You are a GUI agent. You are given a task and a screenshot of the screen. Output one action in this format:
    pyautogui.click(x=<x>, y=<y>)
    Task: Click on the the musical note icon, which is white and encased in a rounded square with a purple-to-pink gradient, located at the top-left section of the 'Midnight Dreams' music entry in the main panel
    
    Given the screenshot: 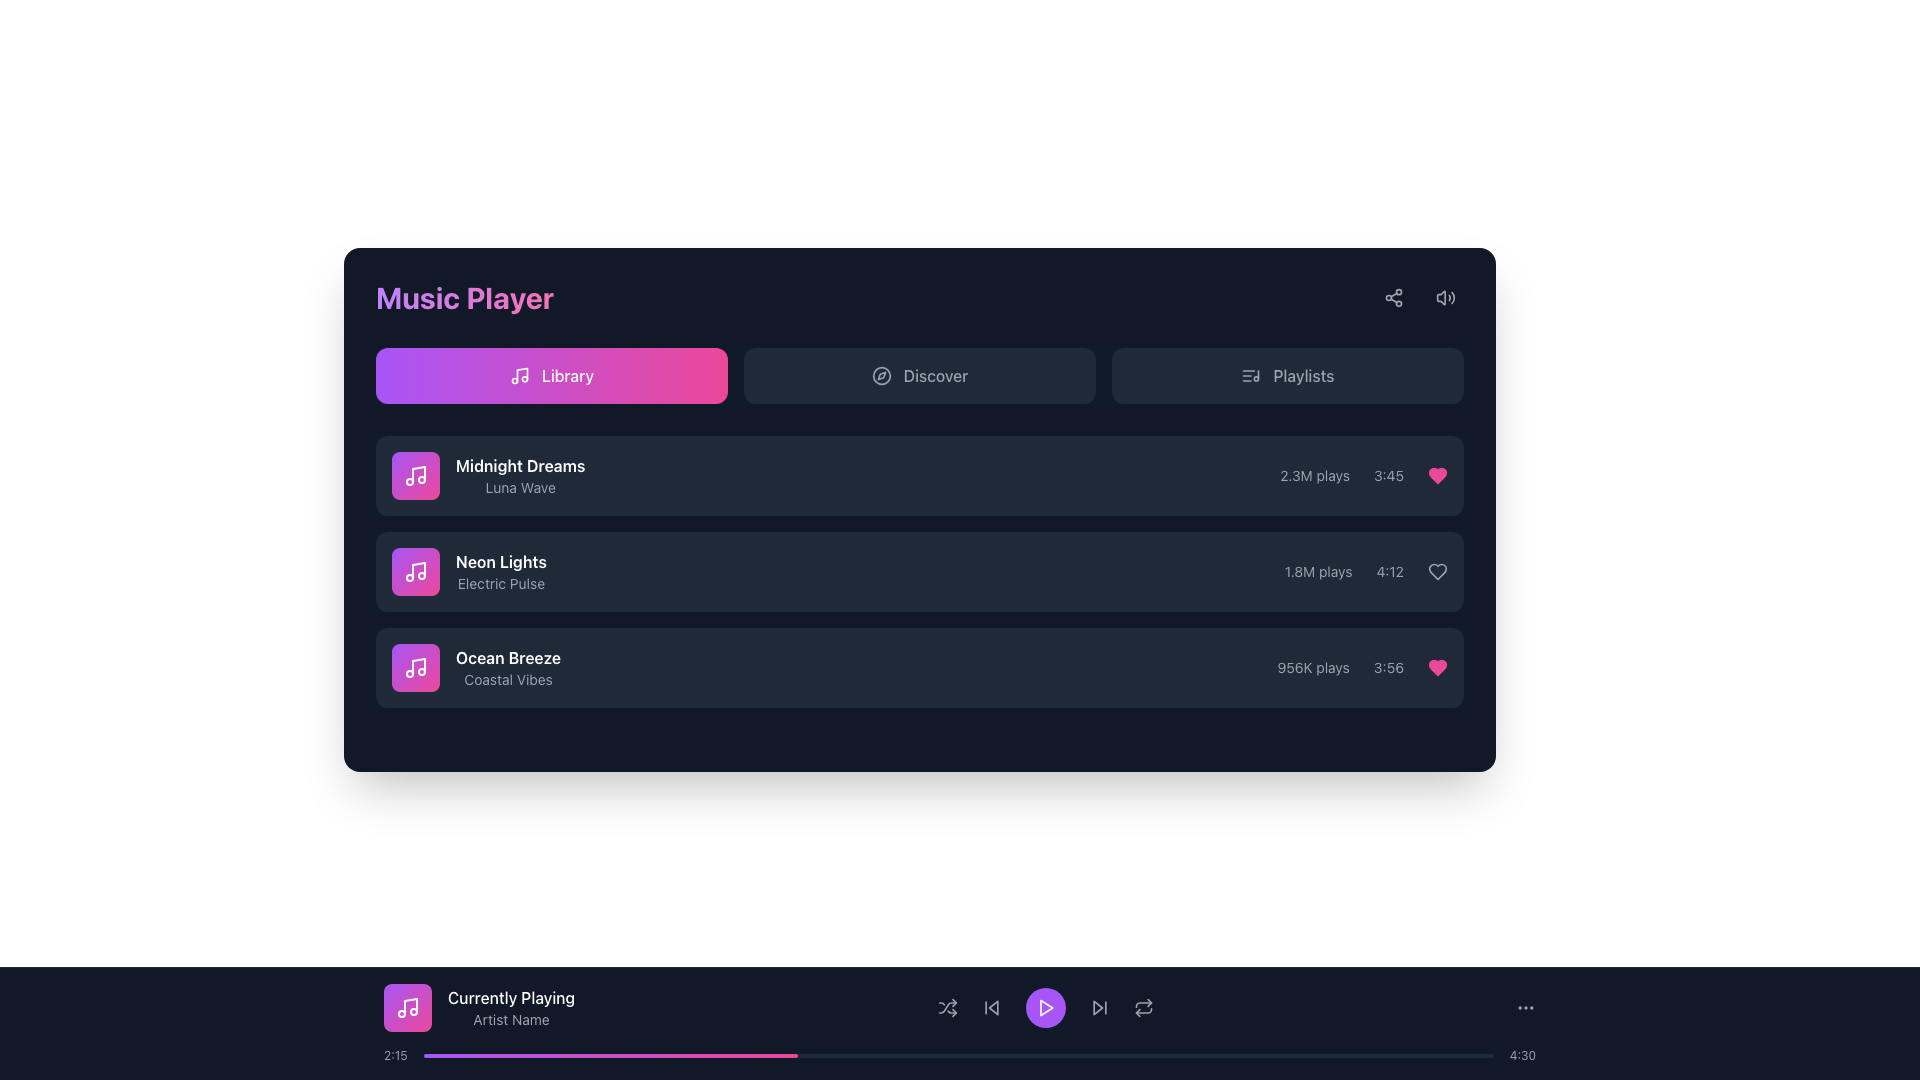 What is the action you would take?
    pyautogui.click(x=415, y=571)
    